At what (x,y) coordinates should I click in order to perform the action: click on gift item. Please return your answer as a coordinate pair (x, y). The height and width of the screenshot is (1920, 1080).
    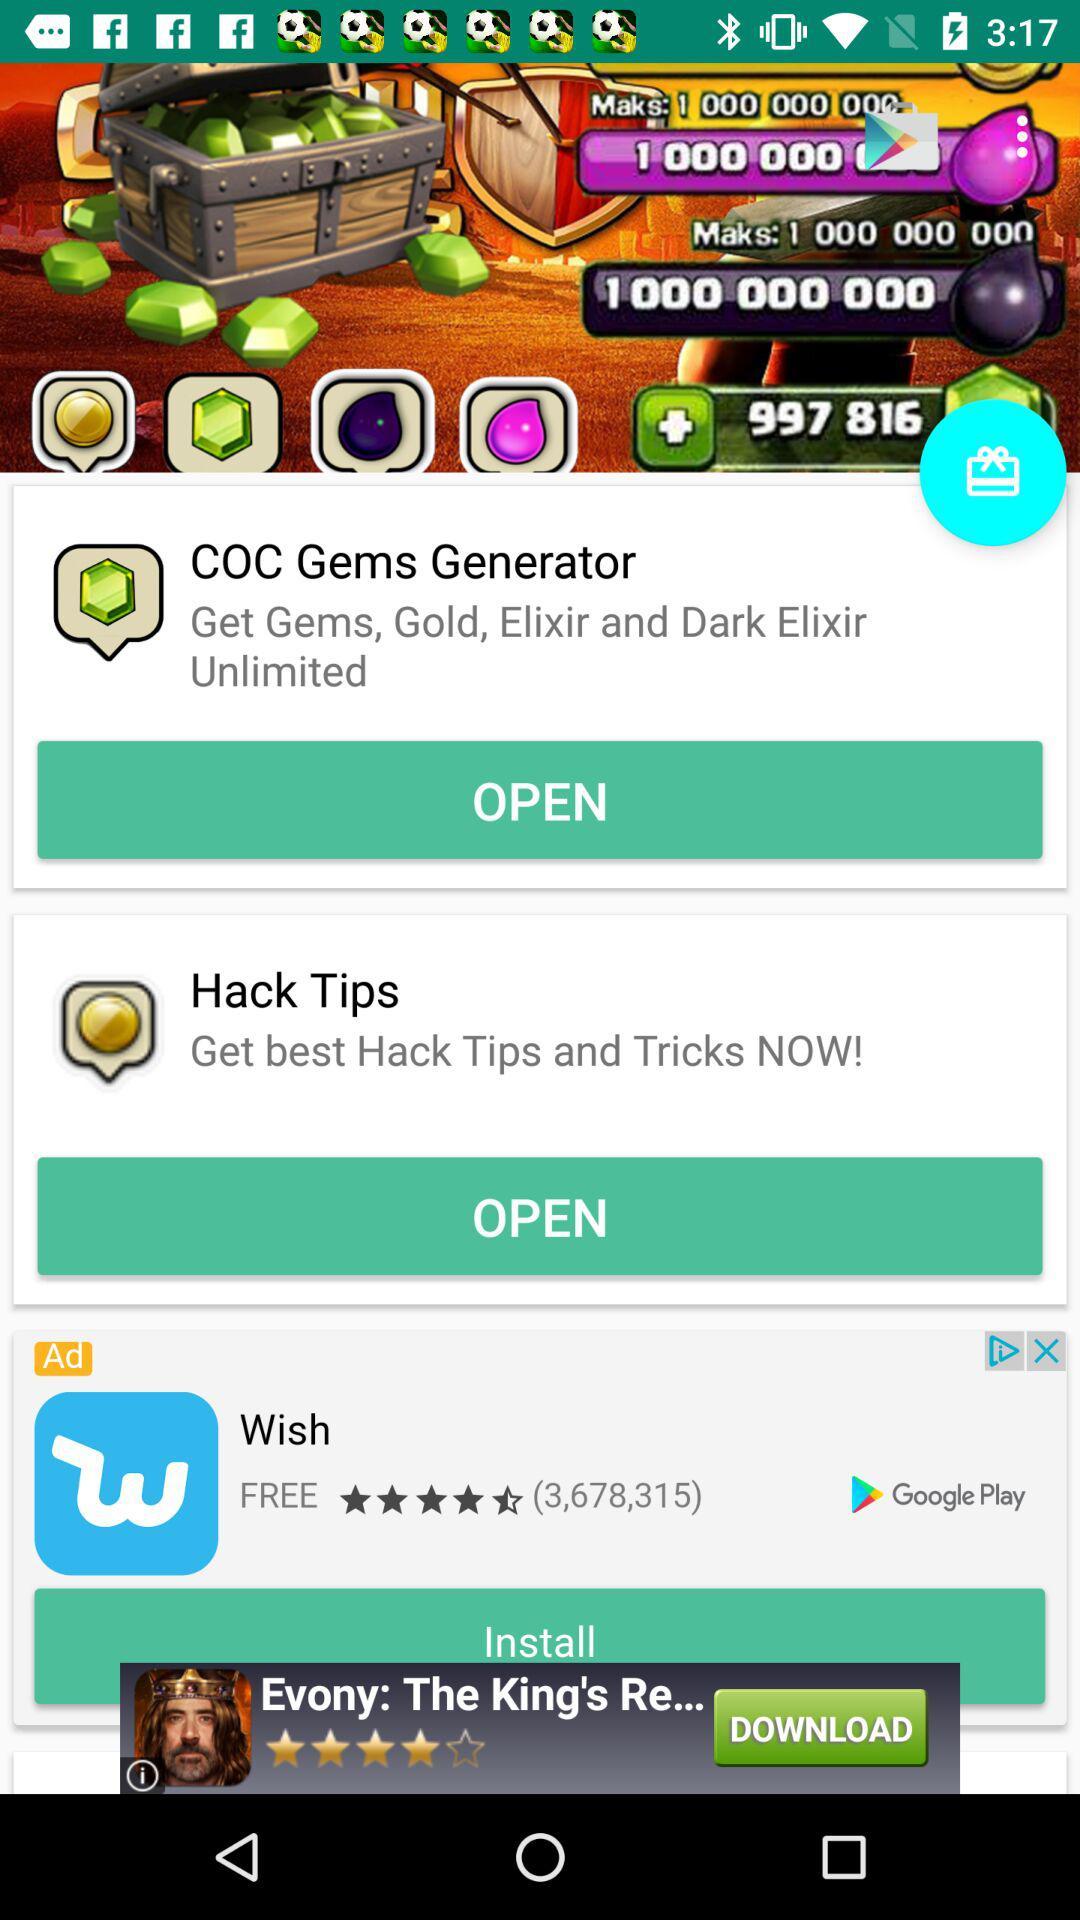
    Looking at the image, I should click on (992, 471).